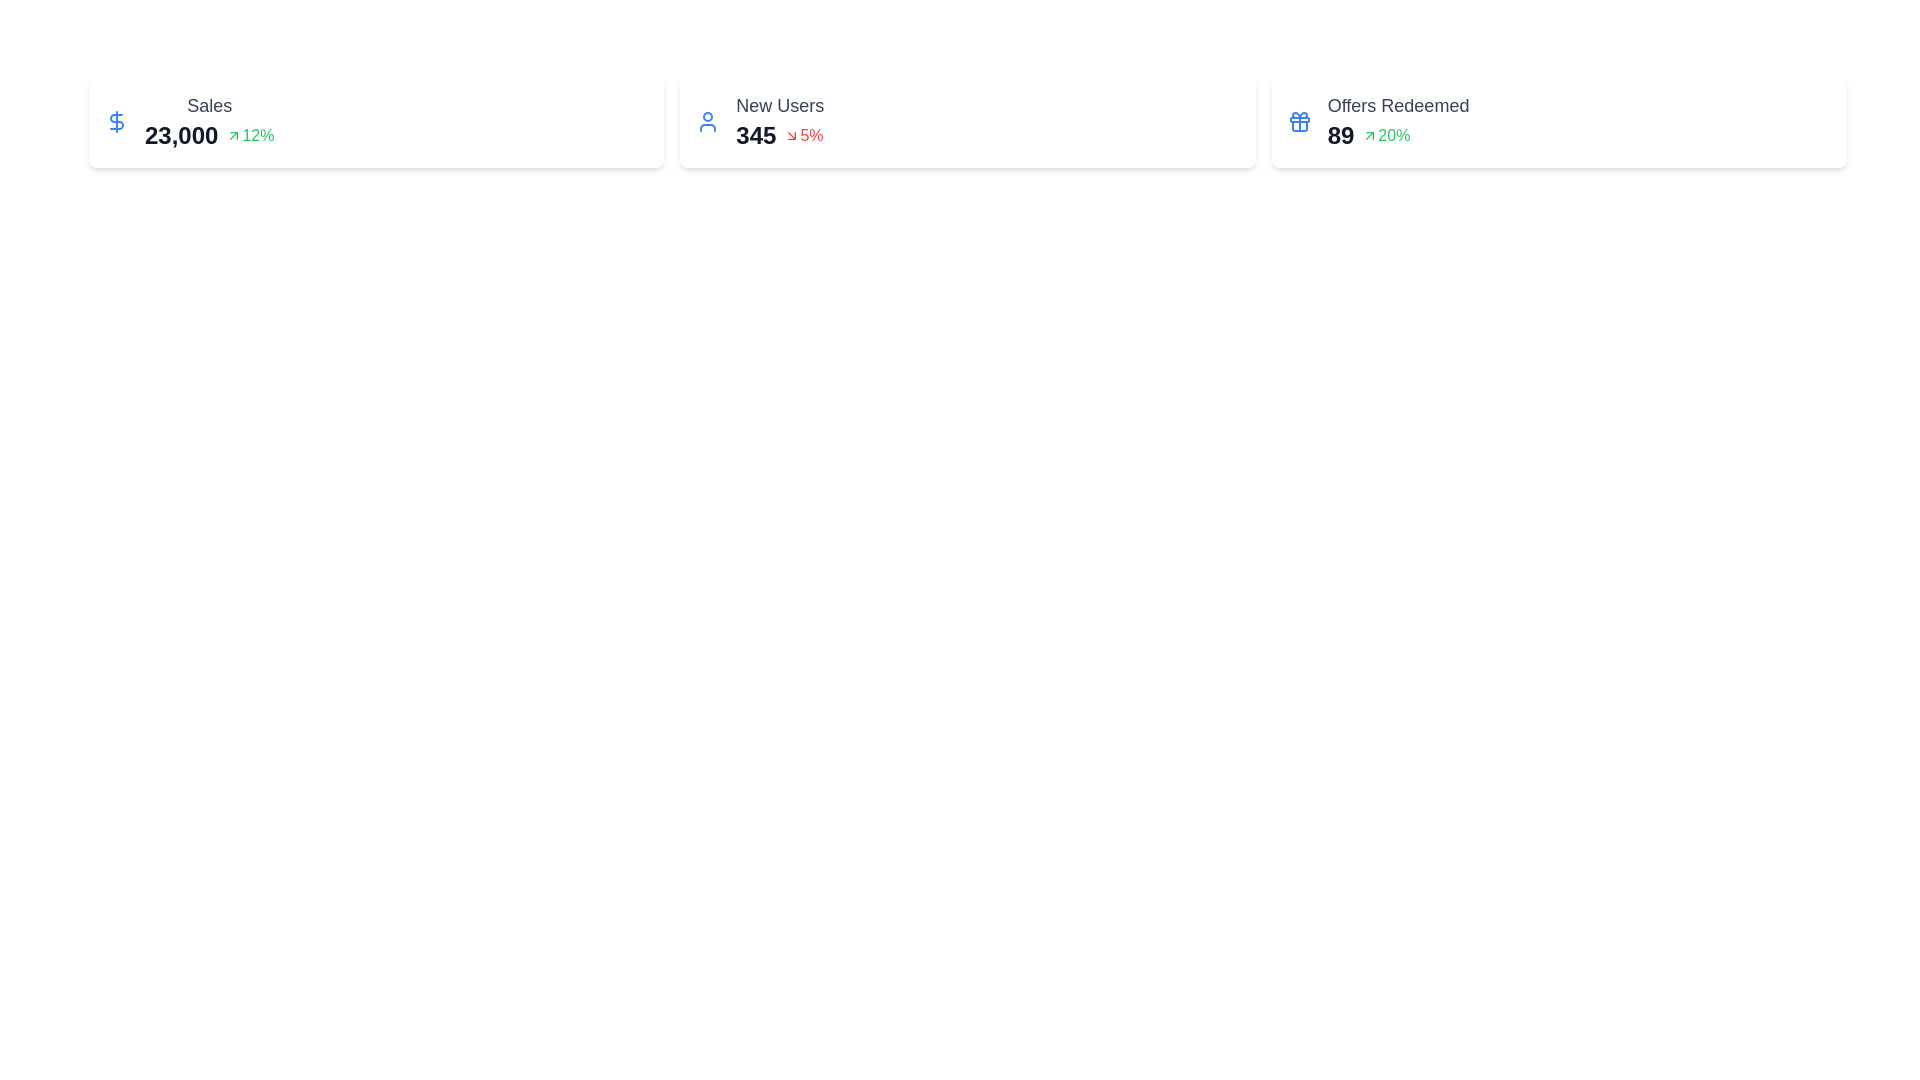 The width and height of the screenshot is (1920, 1080). I want to click on the text element displaying sales data, located beneath a dollar icon and 'Sales' label within a summary card, so click(181, 135).